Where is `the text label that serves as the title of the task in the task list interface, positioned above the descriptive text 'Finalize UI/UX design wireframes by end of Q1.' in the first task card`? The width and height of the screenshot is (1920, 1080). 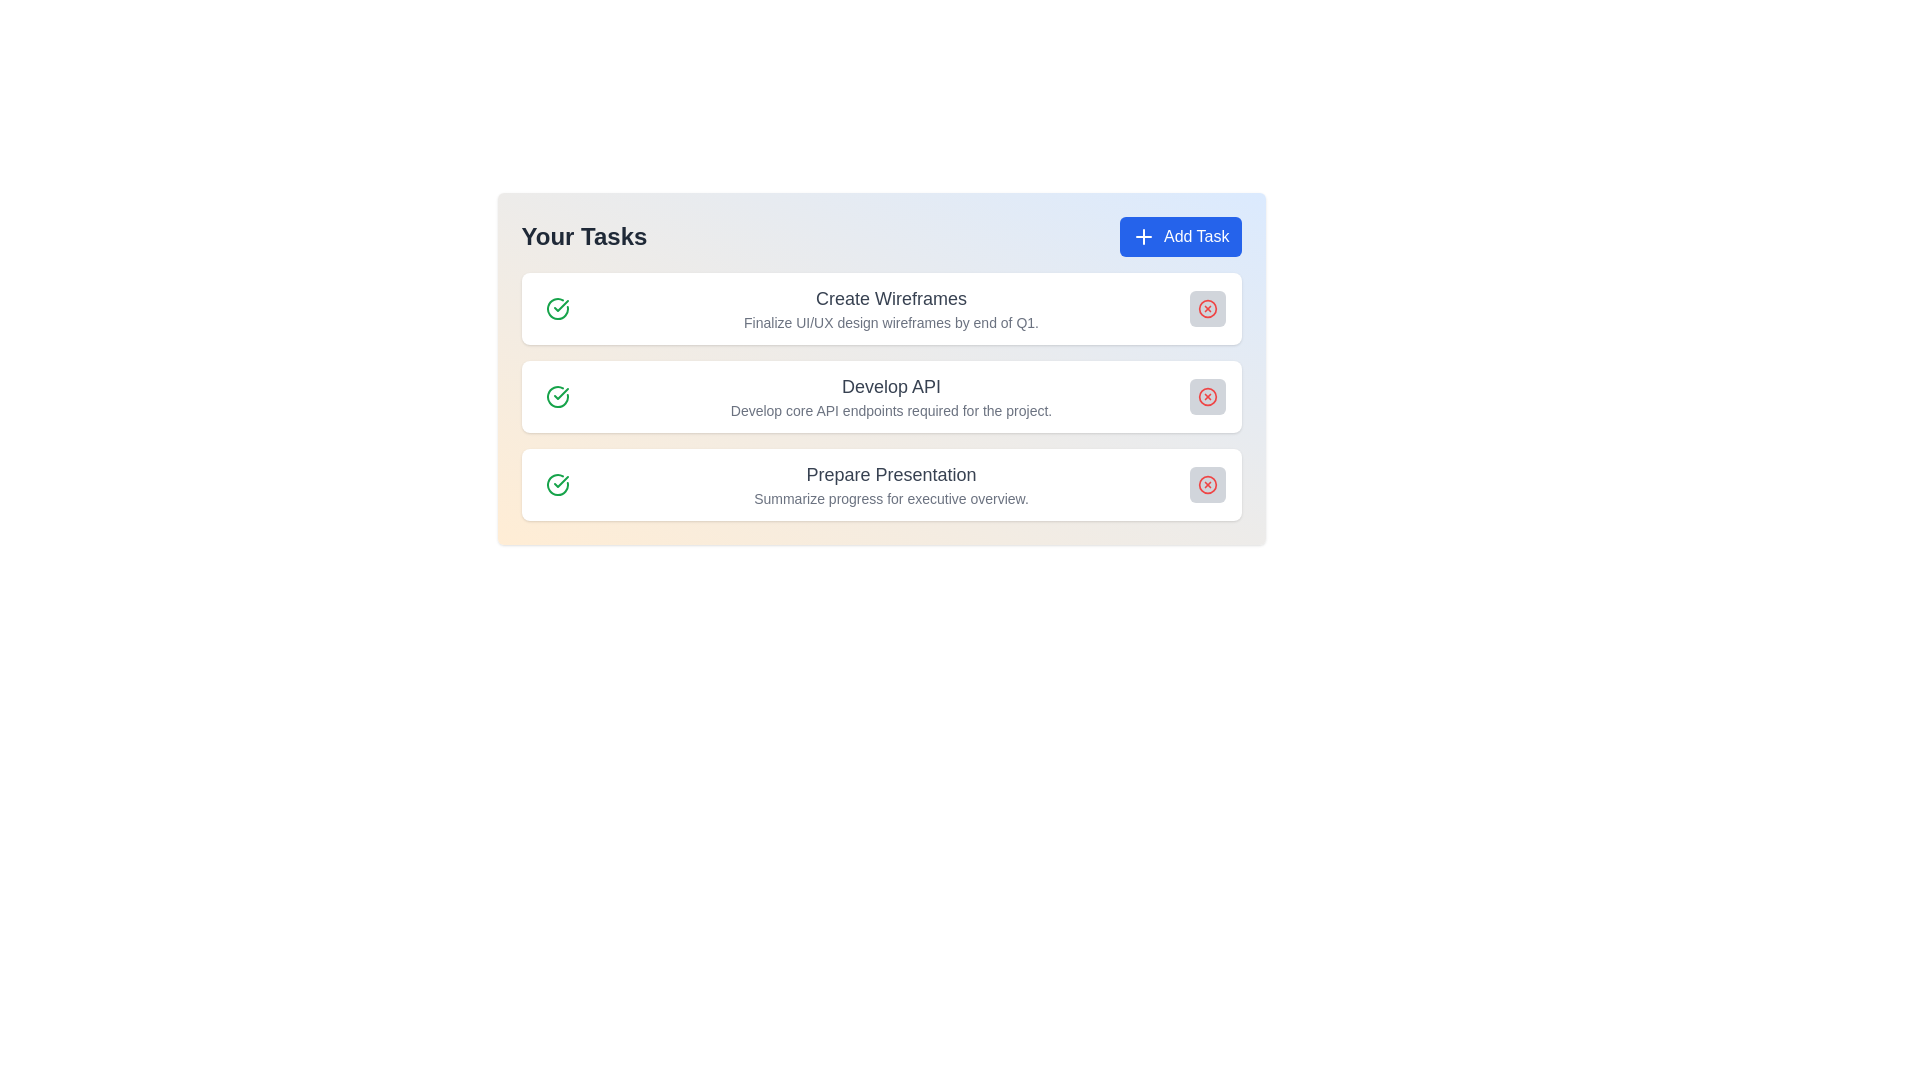 the text label that serves as the title of the task in the task list interface, positioned above the descriptive text 'Finalize UI/UX design wireframes by end of Q1.' in the first task card is located at coordinates (890, 299).